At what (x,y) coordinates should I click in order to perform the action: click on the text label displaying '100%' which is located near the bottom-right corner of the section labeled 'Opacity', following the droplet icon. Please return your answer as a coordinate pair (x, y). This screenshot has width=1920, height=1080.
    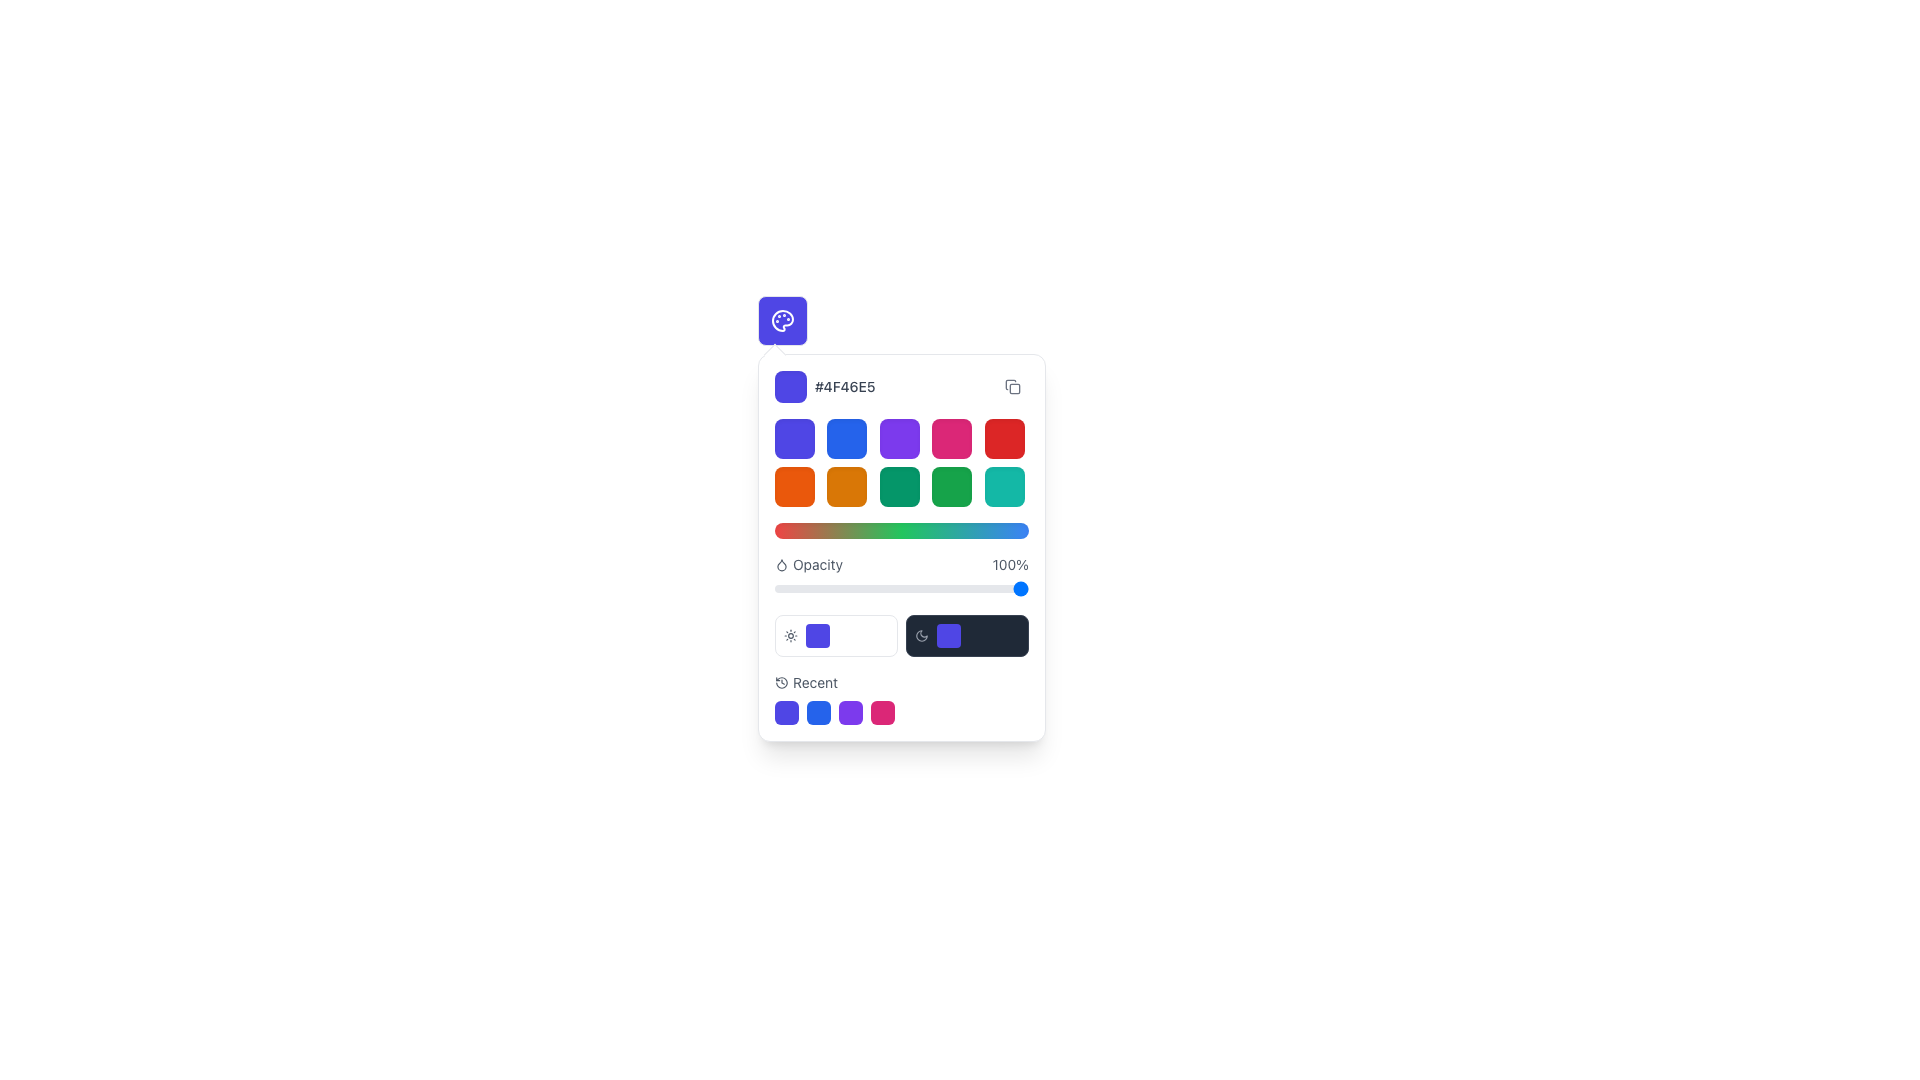
    Looking at the image, I should click on (1010, 564).